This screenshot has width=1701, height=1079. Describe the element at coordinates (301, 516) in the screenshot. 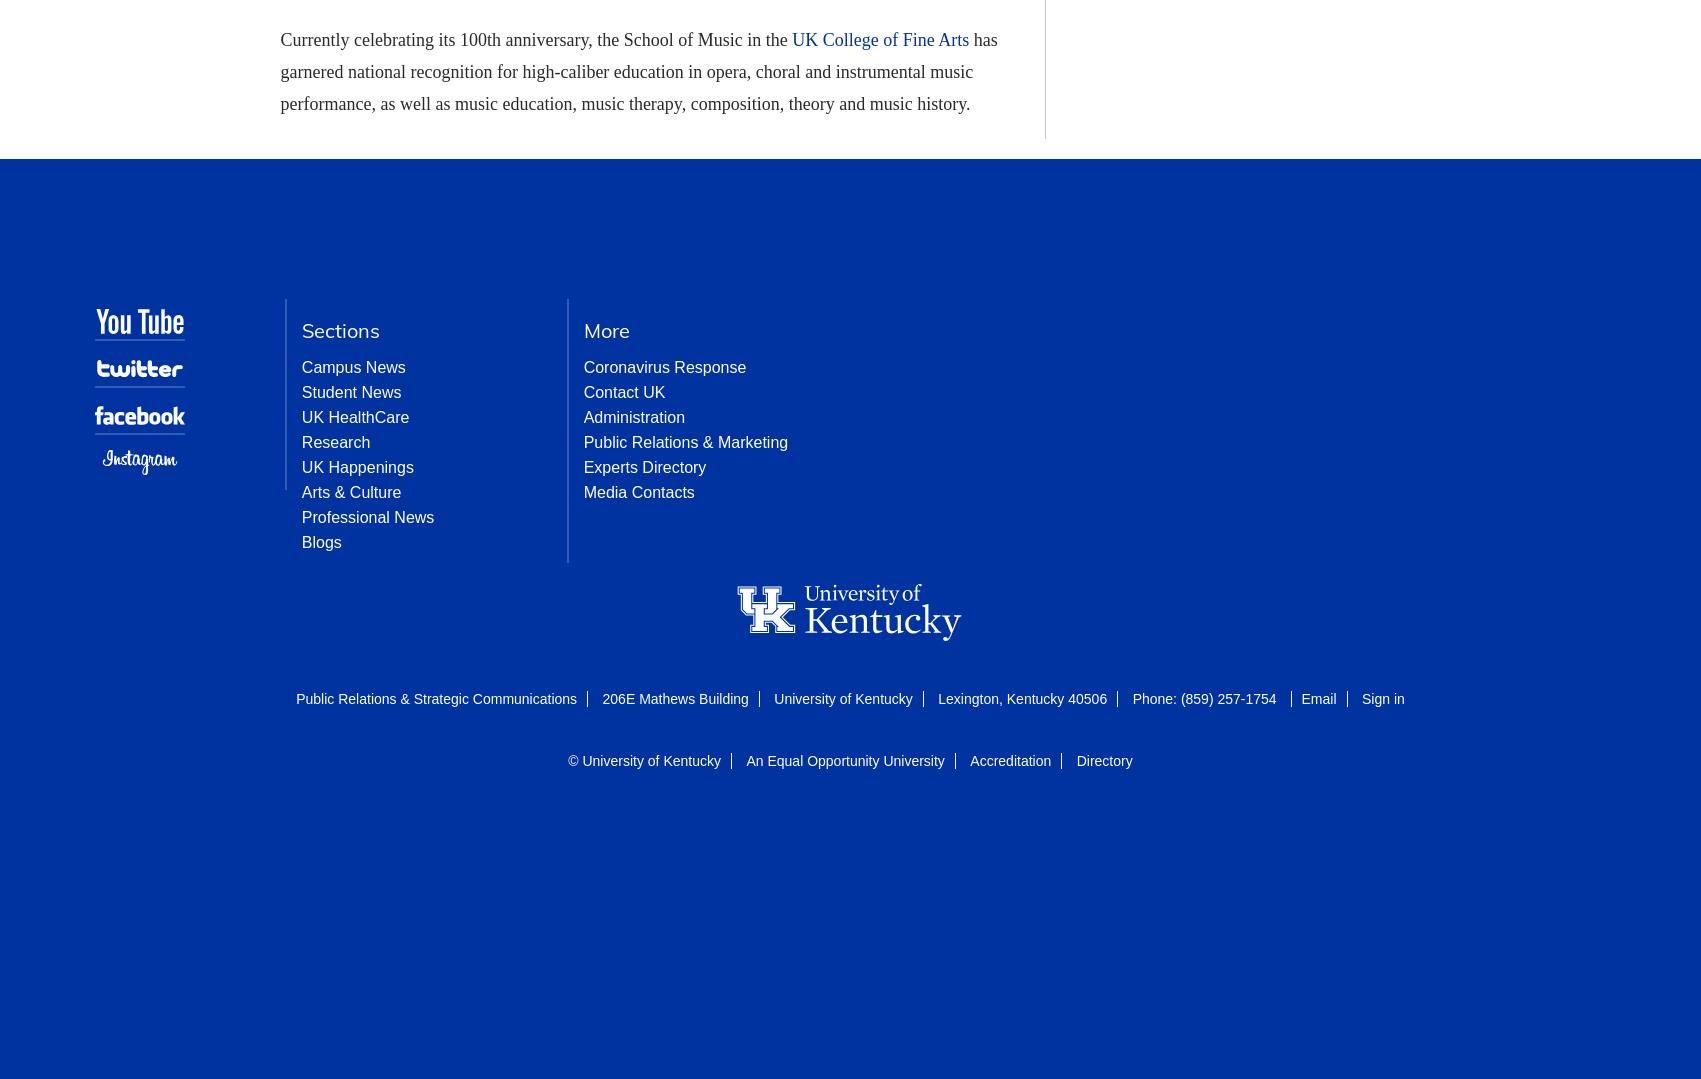

I see `'Professional News'` at that location.